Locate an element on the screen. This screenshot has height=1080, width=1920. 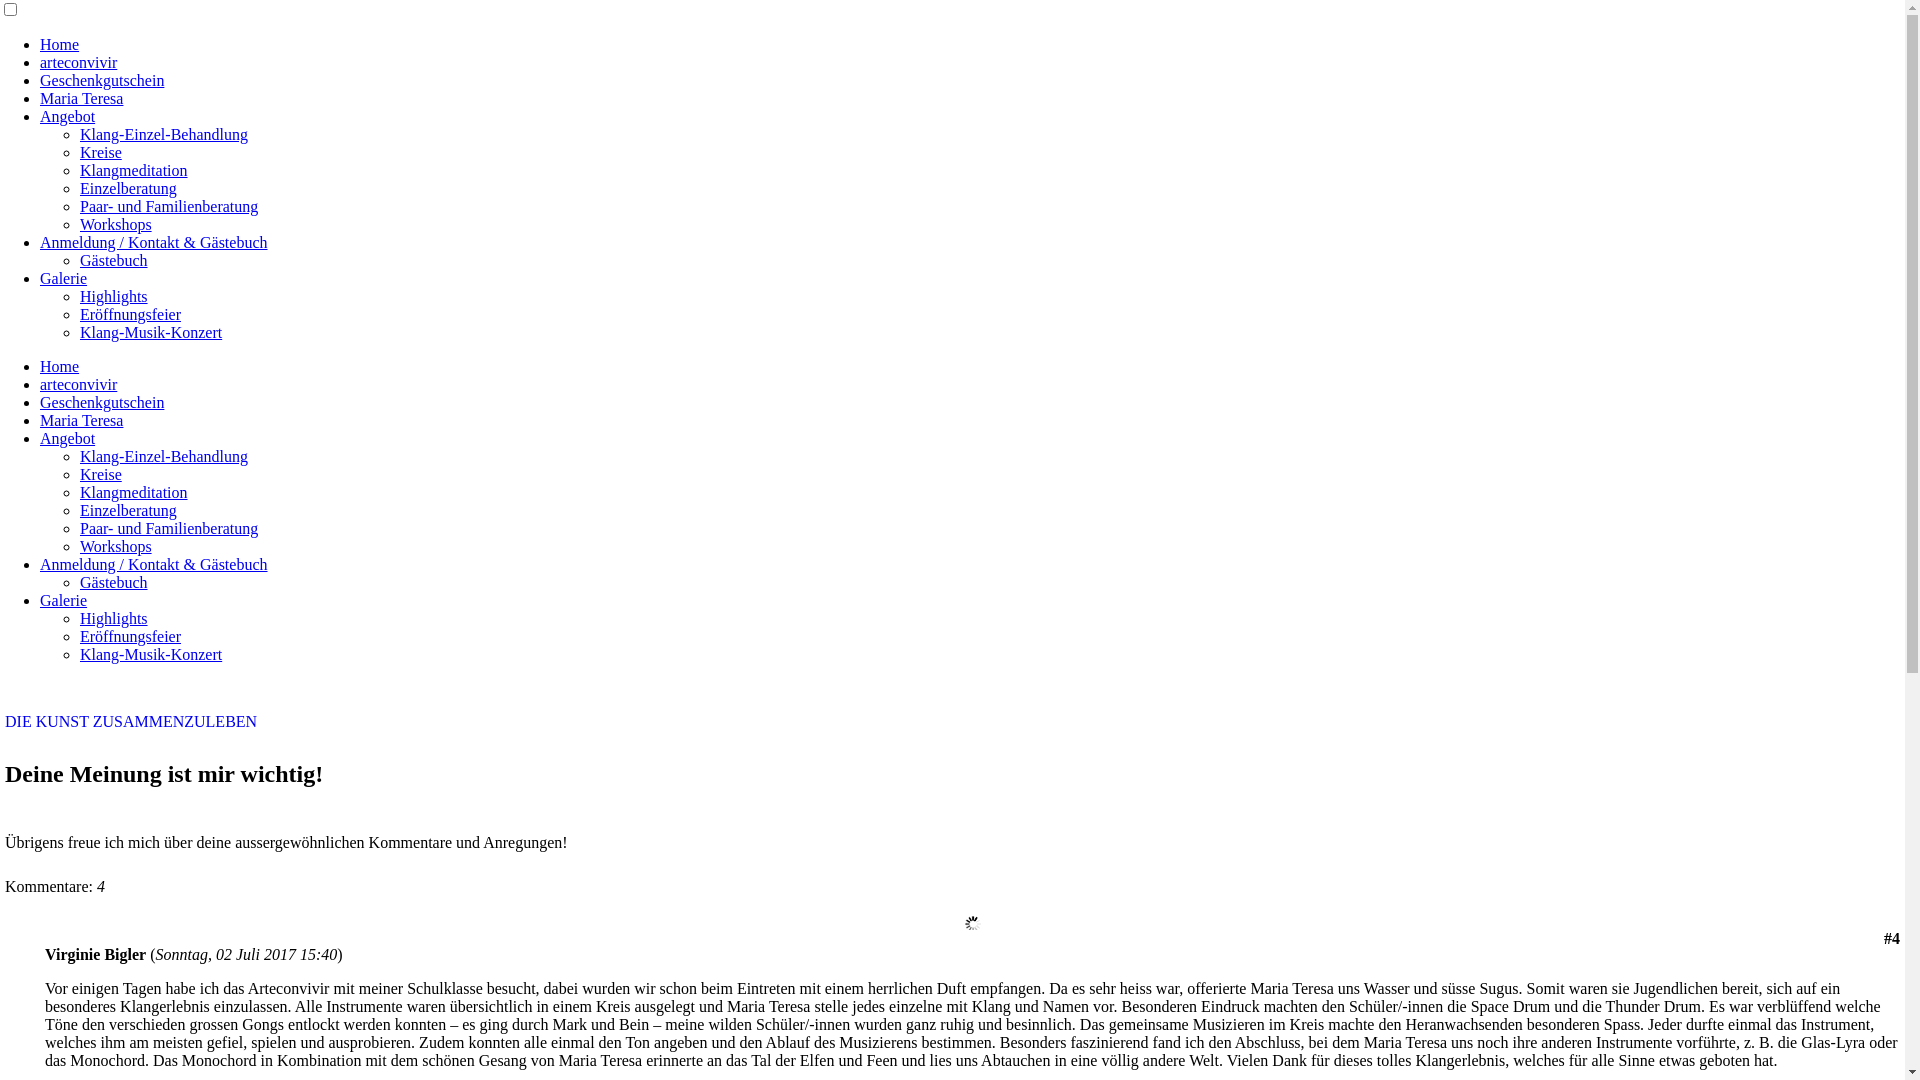
'Home' is located at coordinates (59, 366).